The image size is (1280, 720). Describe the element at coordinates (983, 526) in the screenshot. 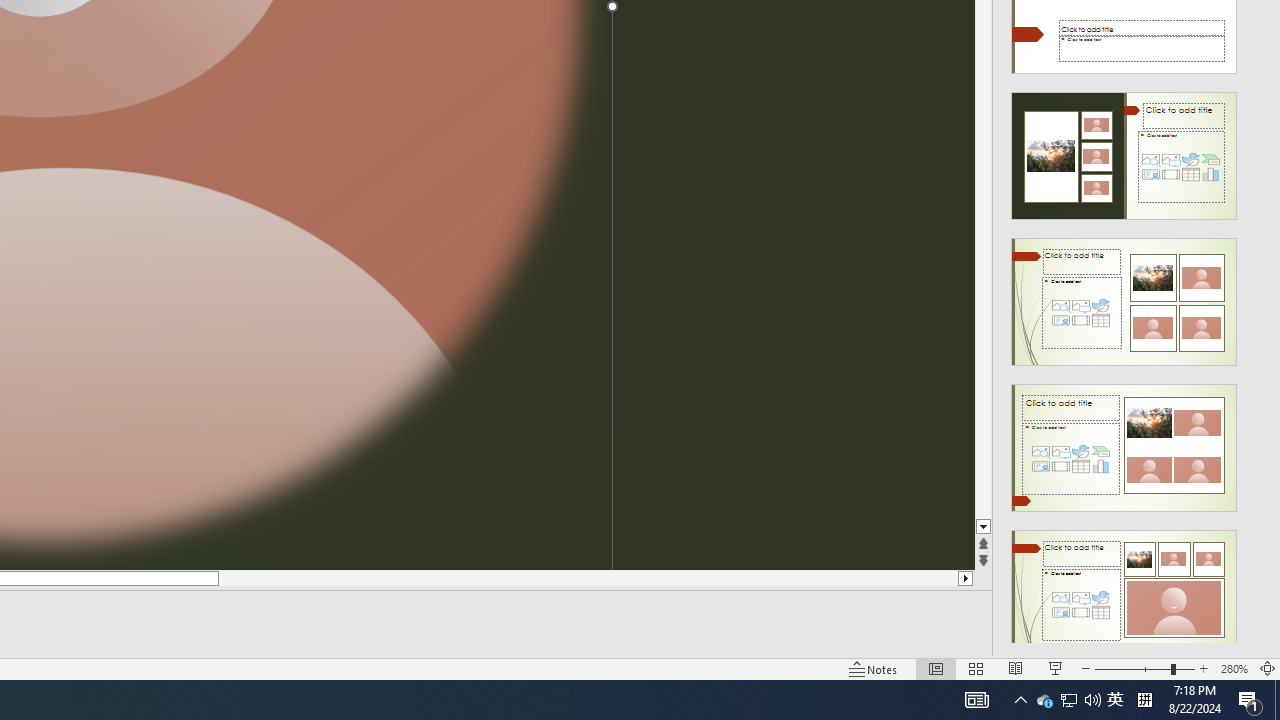

I see `'Line down'` at that location.